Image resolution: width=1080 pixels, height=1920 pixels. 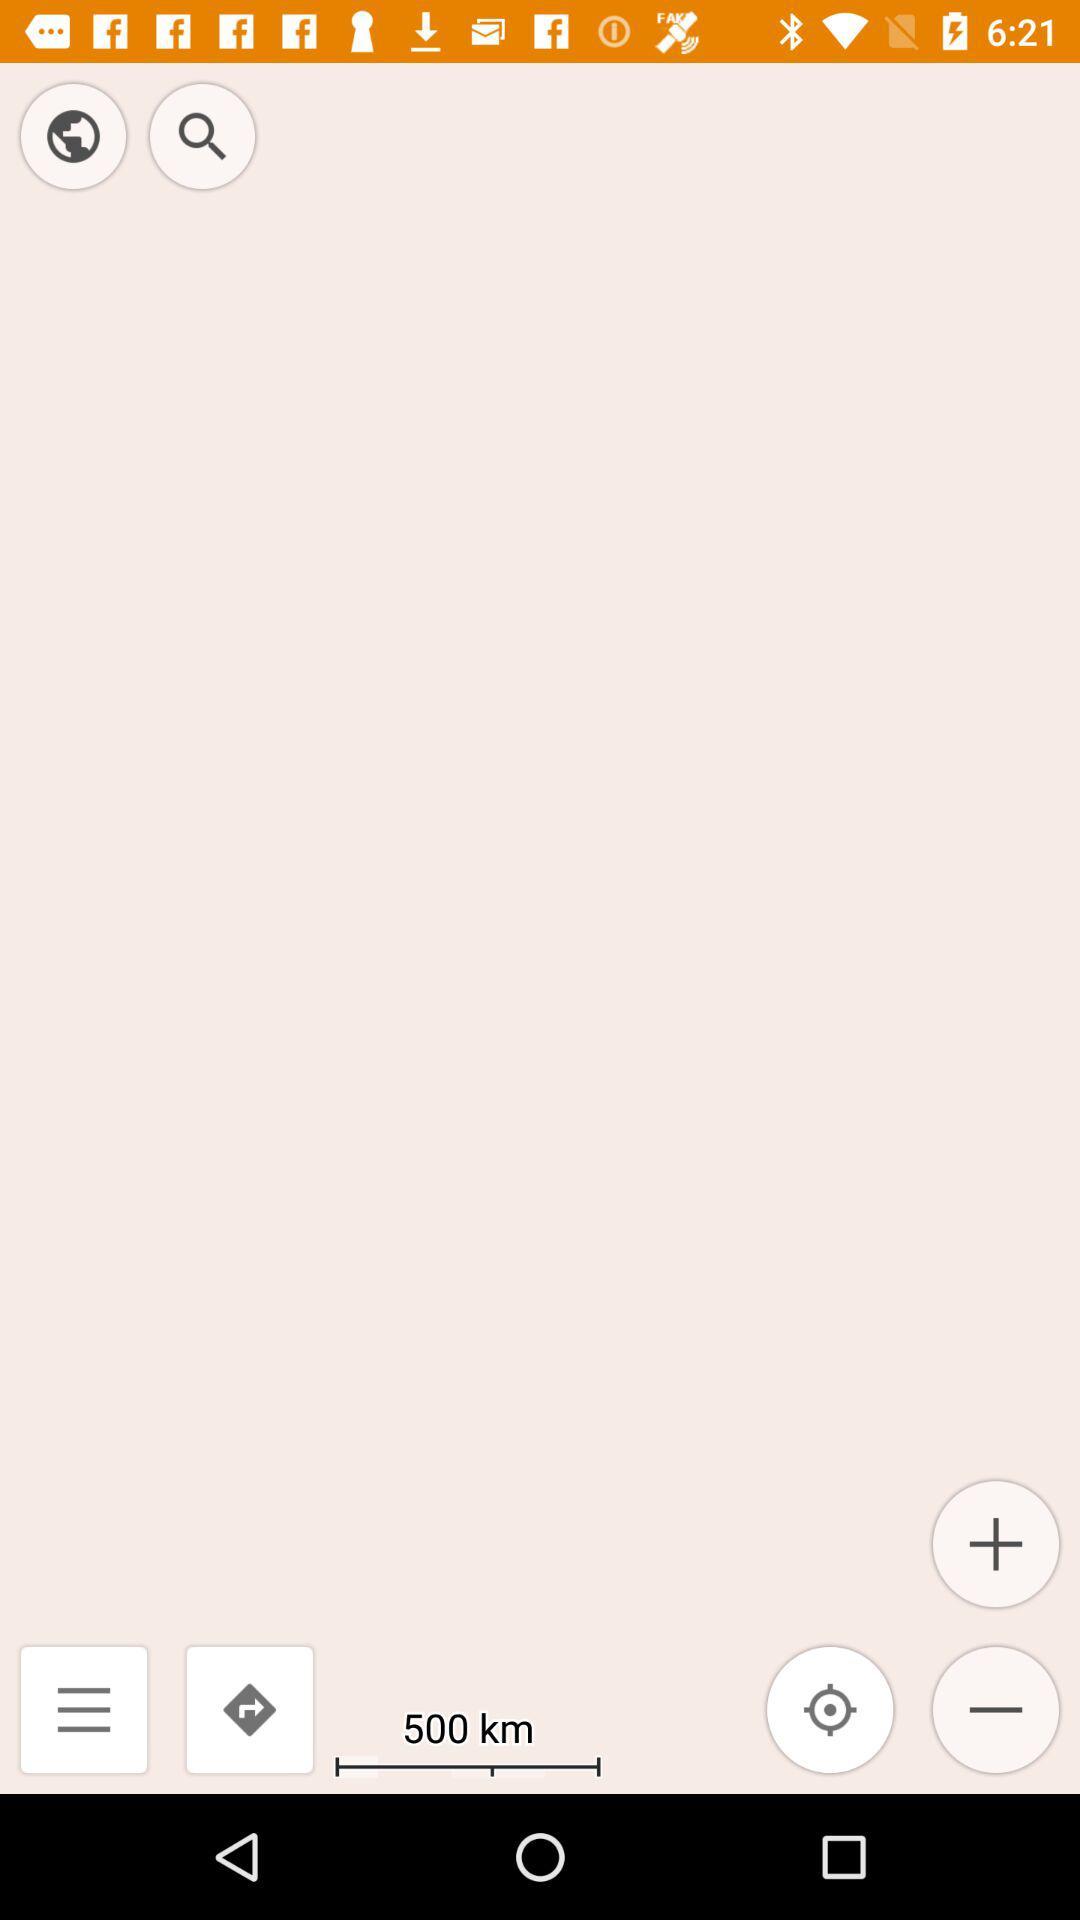 What do you see at coordinates (248, 1708) in the screenshot?
I see `the redo icon` at bounding box center [248, 1708].